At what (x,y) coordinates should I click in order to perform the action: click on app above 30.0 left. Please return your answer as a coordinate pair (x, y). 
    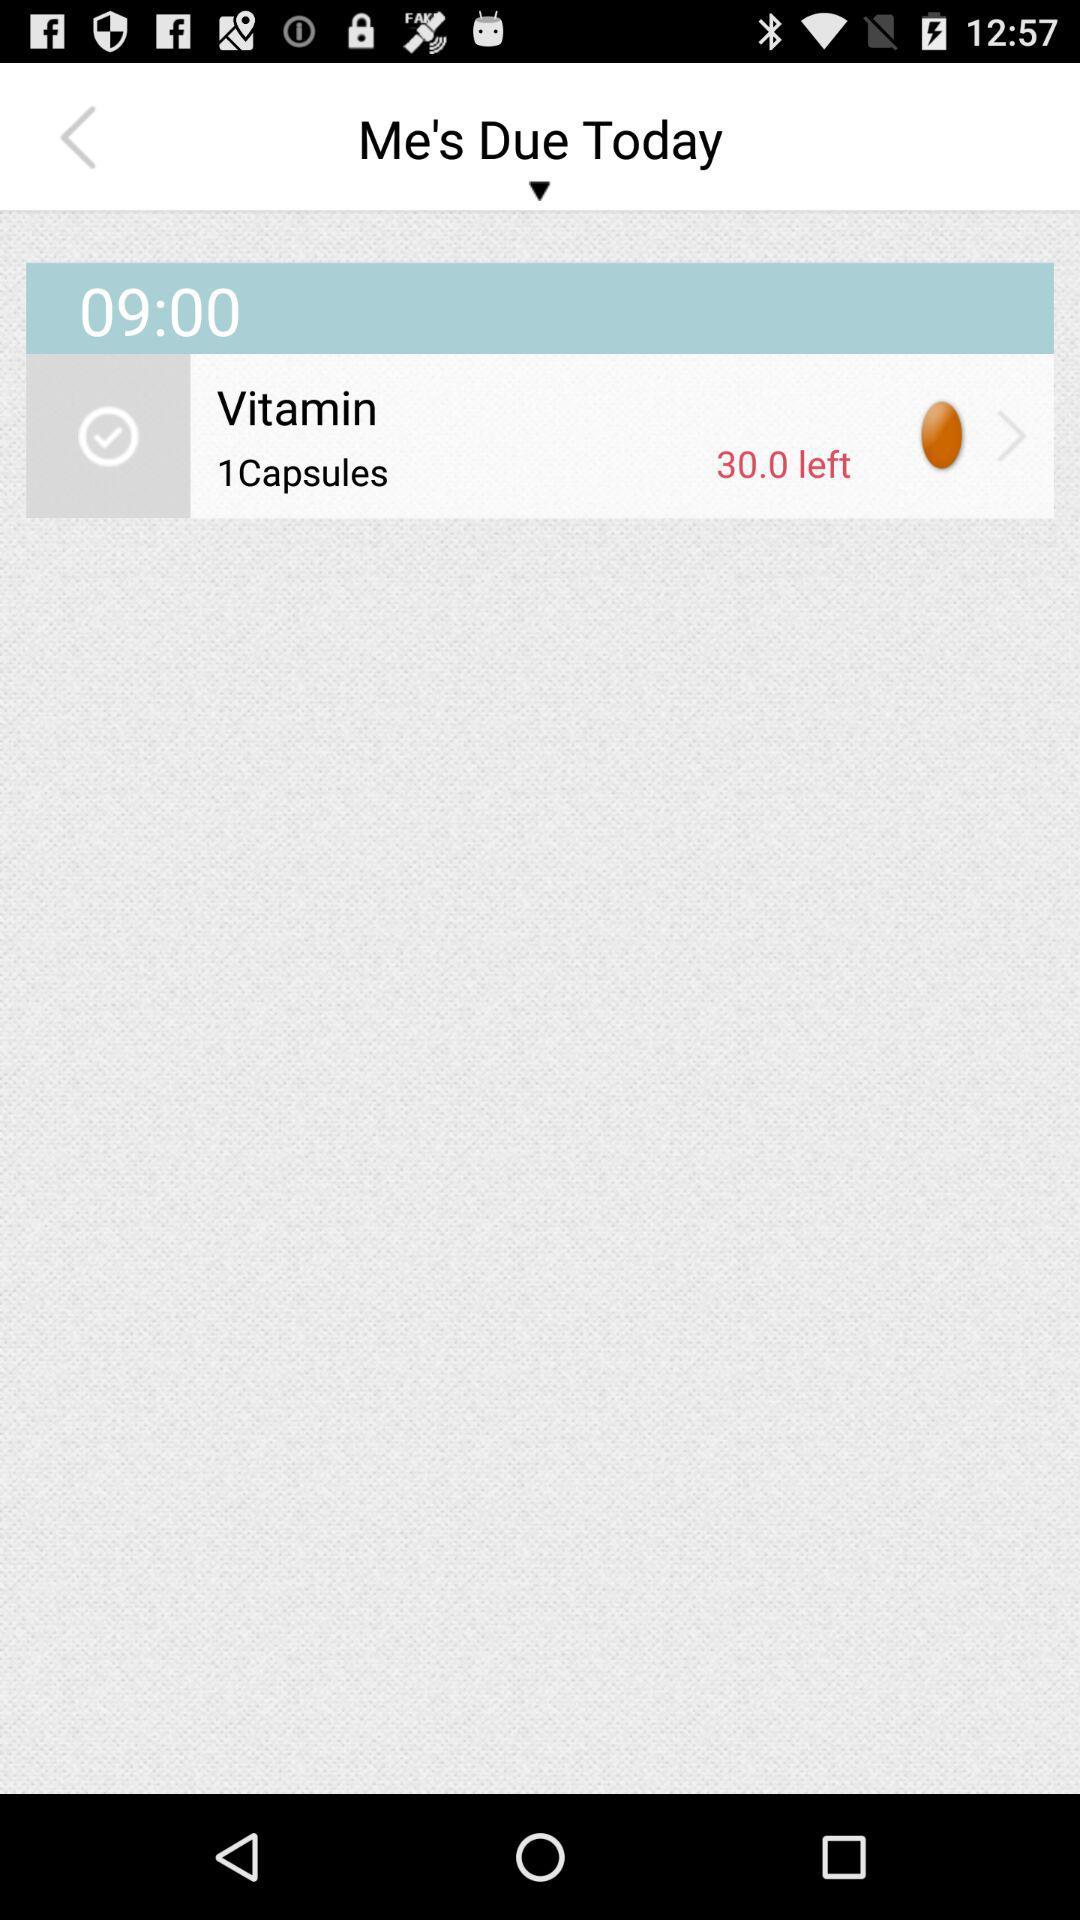
    Looking at the image, I should click on (532, 405).